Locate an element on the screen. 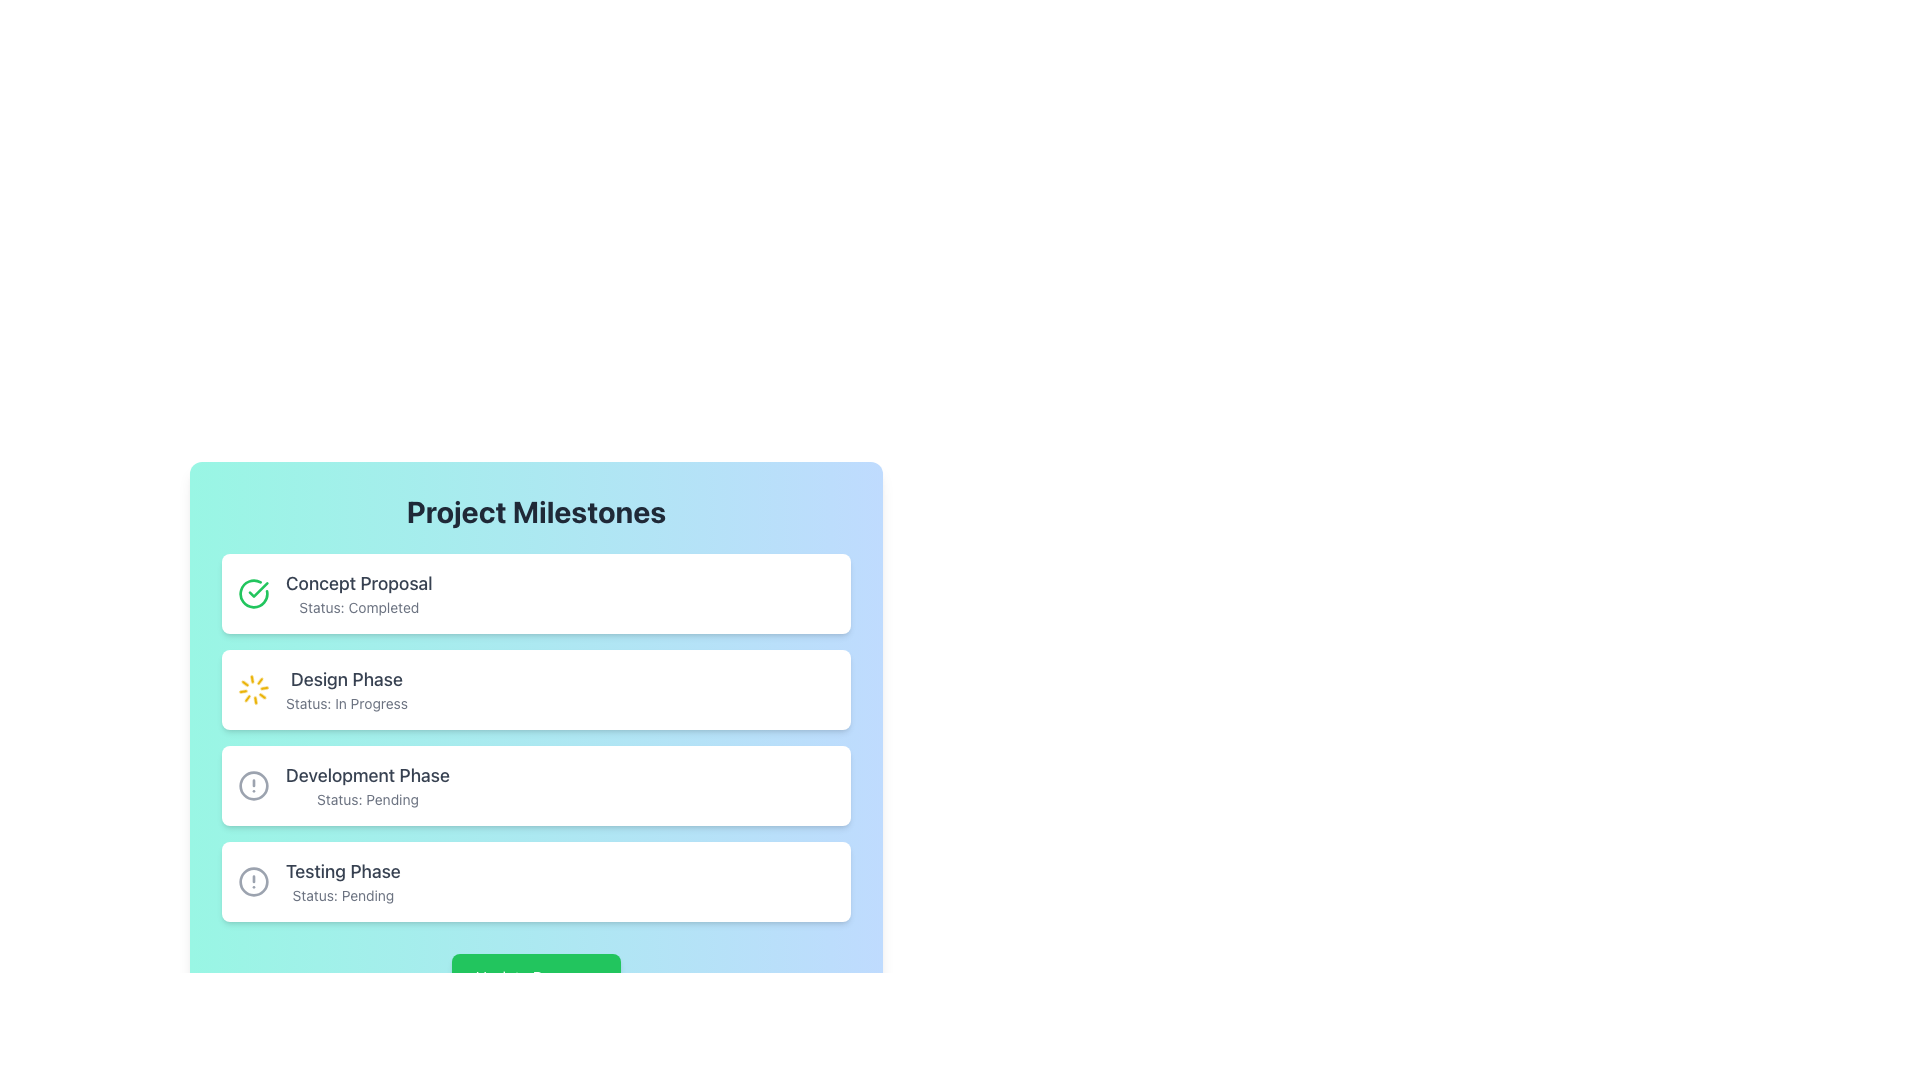  the 'Design Phase' milestone status card, which is the second milestone in a vertically stacked list, indicating its current status as 'In Progress' is located at coordinates (536, 704).